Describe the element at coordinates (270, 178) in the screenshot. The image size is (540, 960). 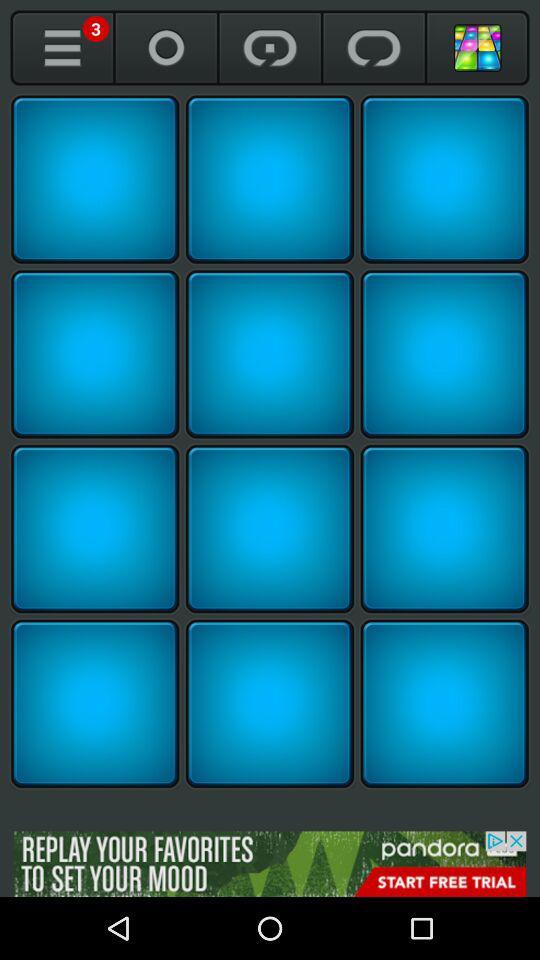
I see `top middle square` at that location.